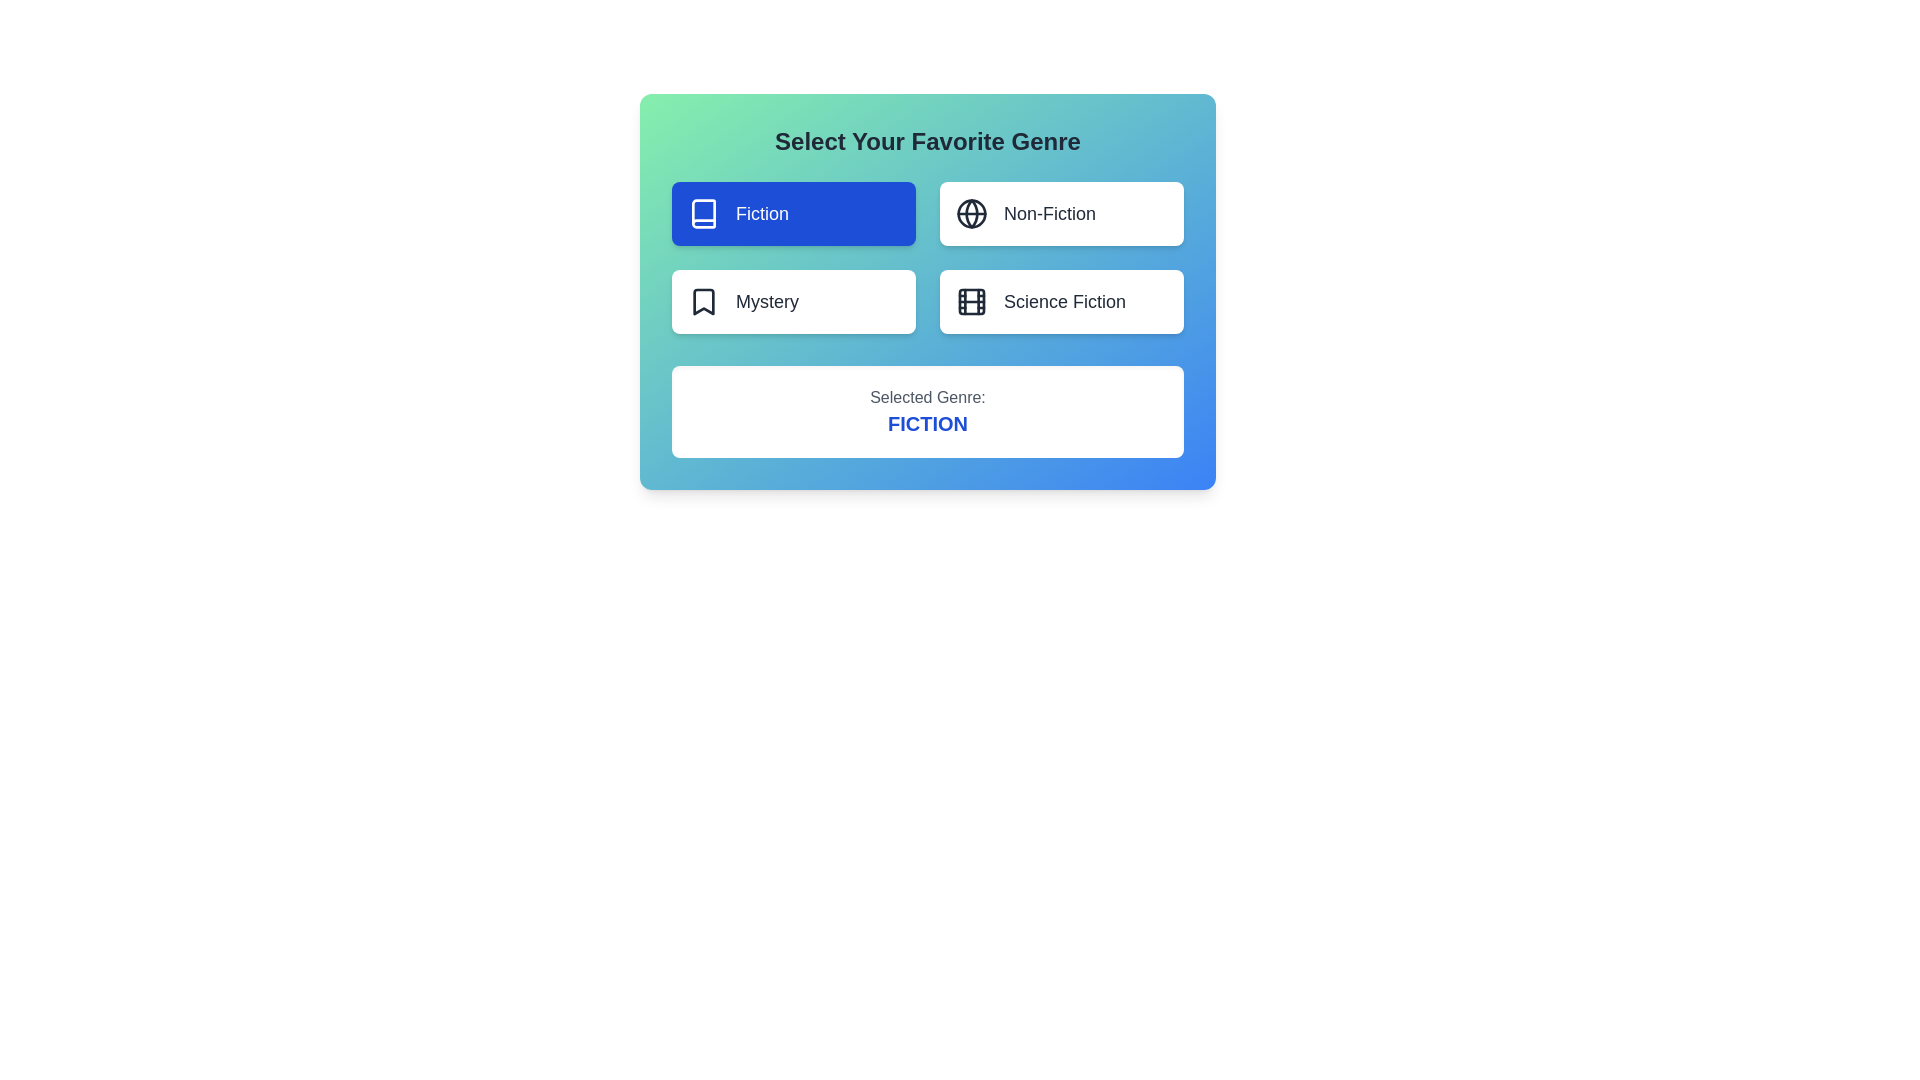 Image resolution: width=1920 pixels, height=1080 pixels. I want to click on the genre Non-Fiction by clicking on its button, so click(1060, 213).